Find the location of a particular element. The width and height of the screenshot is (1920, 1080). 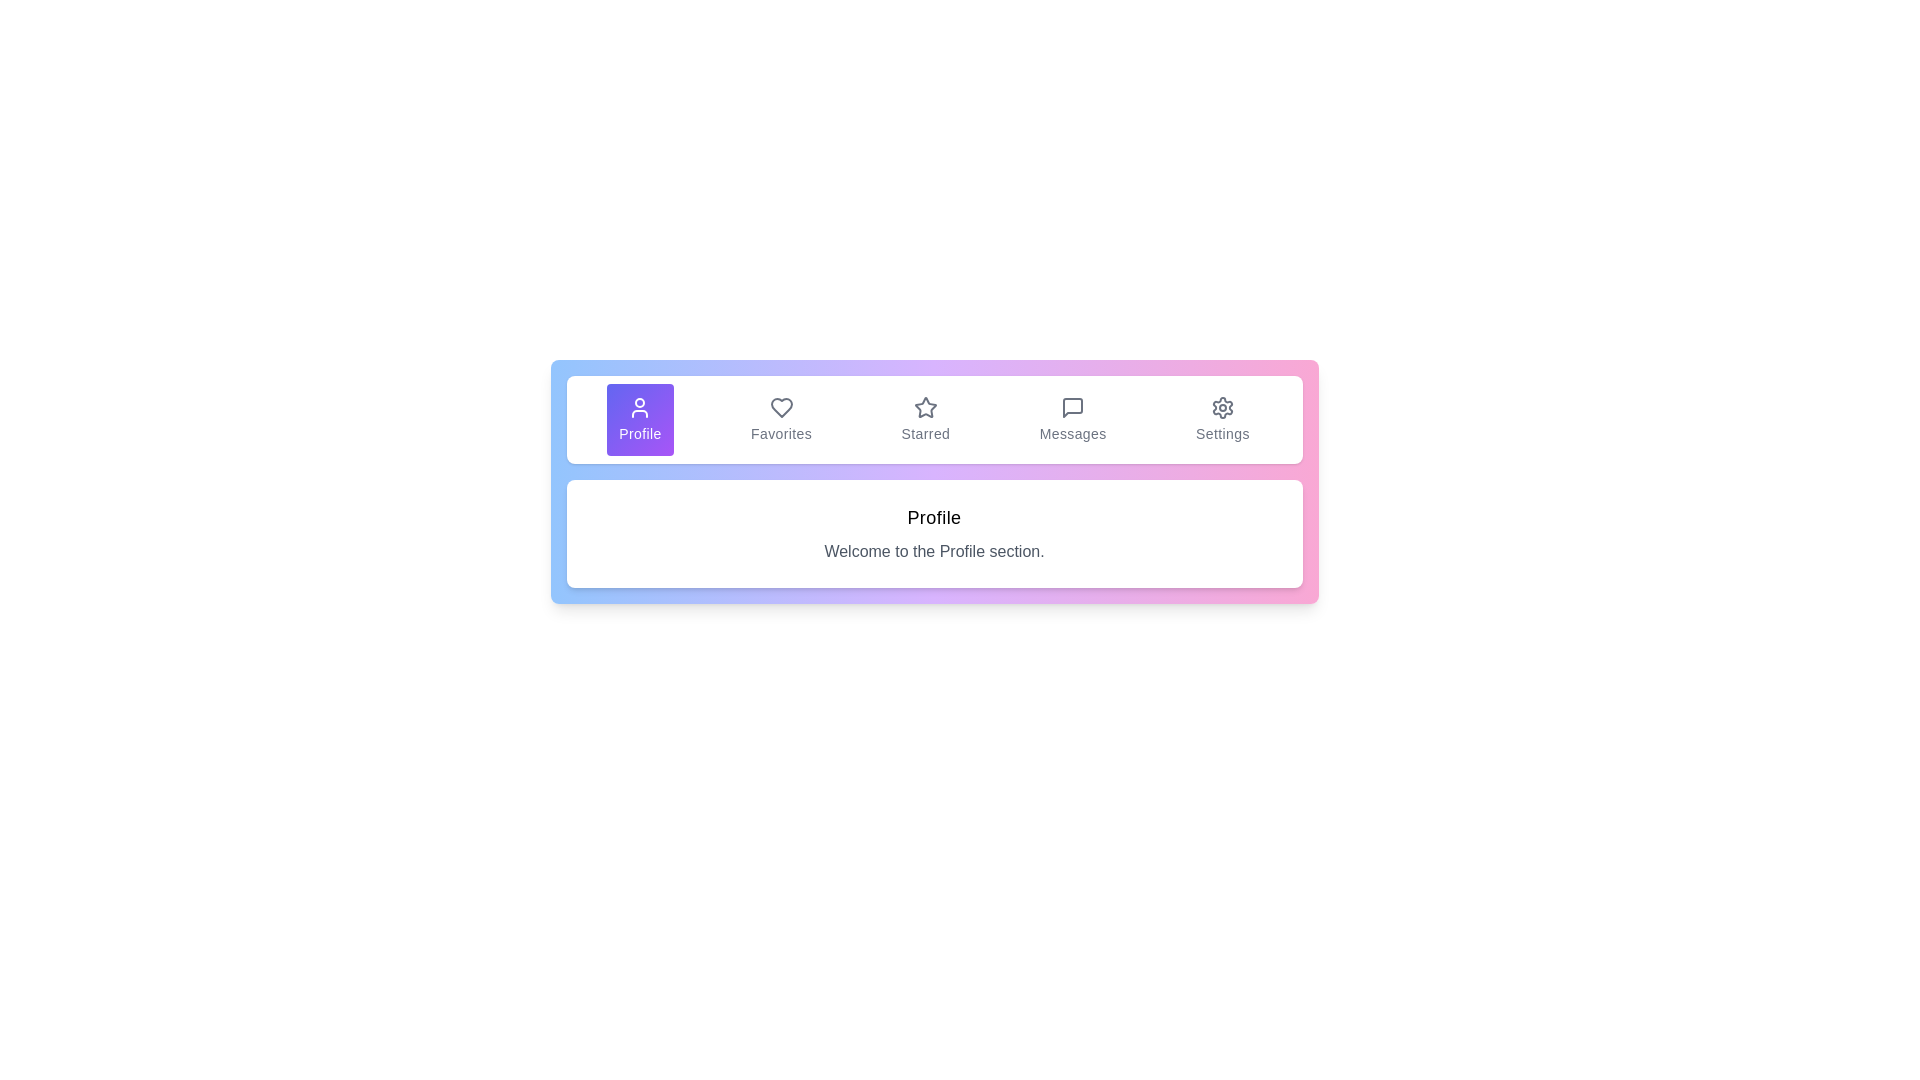

the tab labeled Profile is located at coordinates (638, 419).